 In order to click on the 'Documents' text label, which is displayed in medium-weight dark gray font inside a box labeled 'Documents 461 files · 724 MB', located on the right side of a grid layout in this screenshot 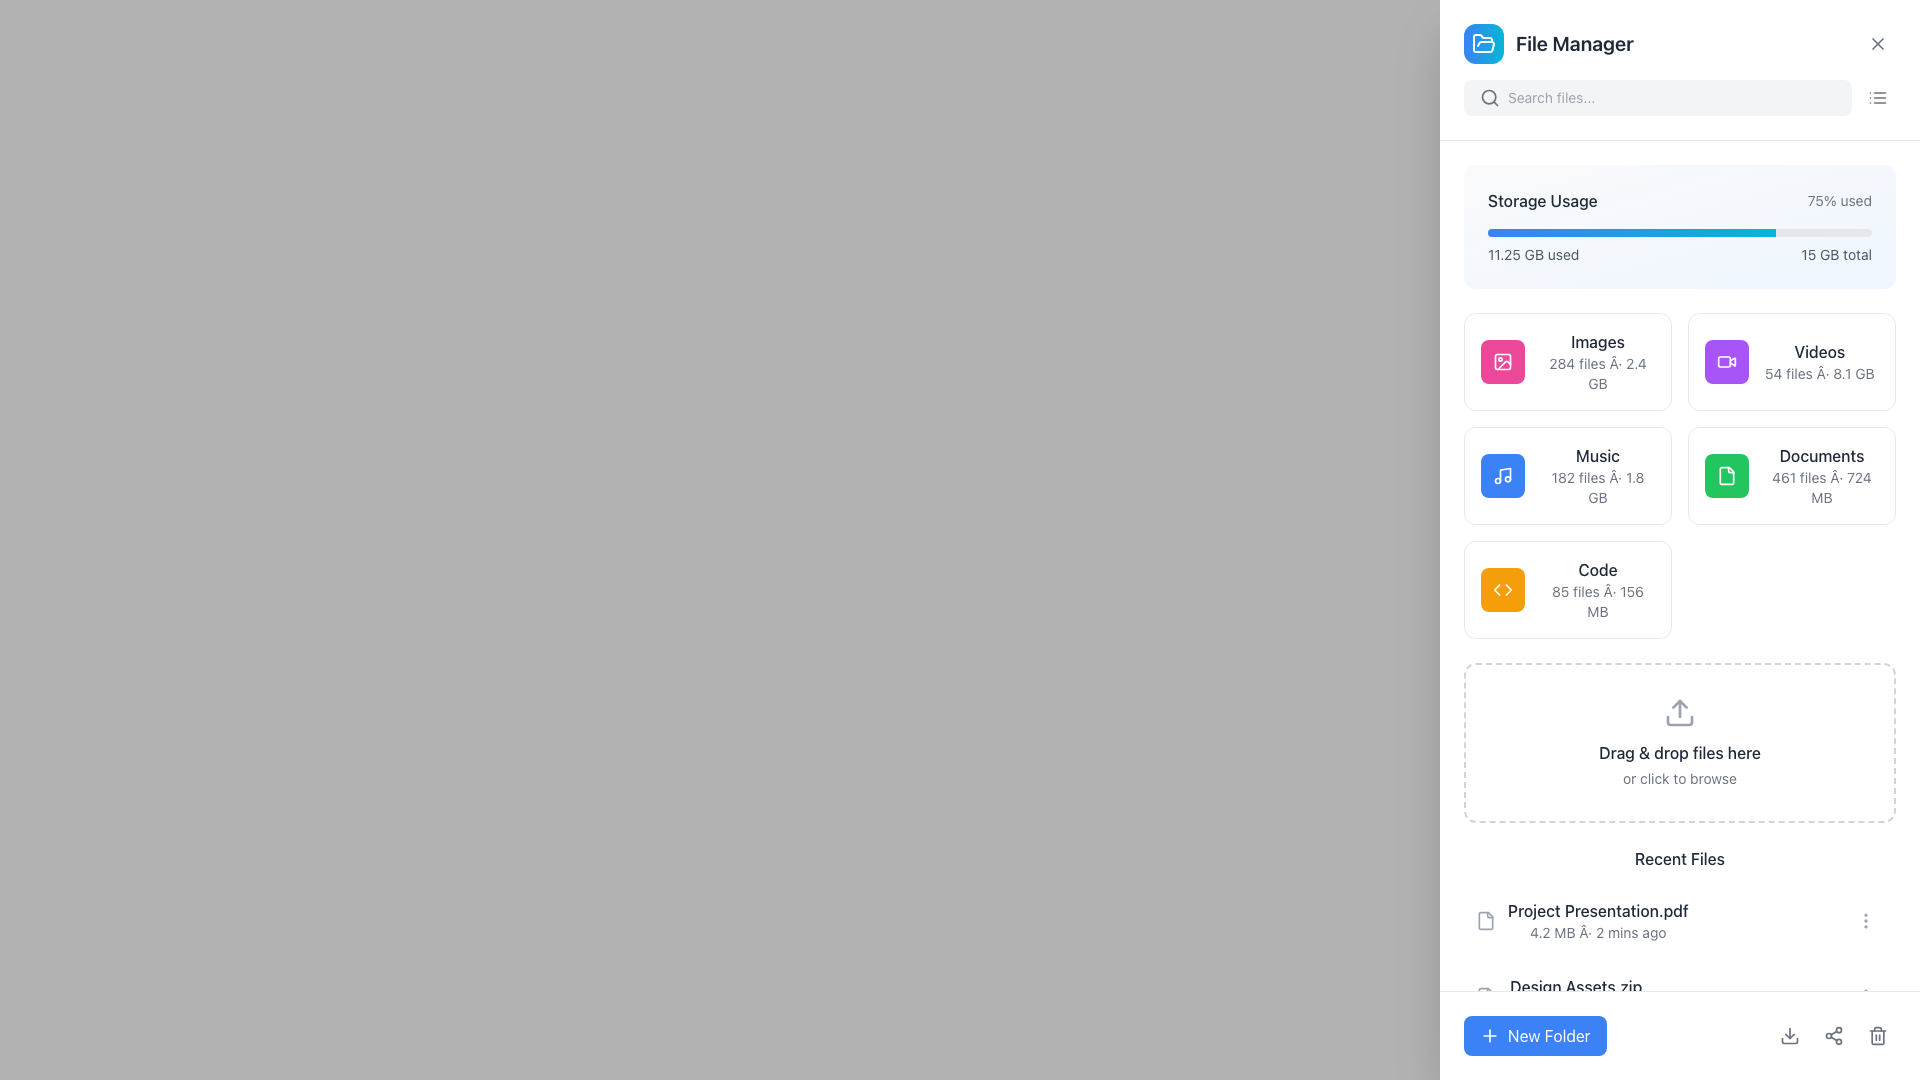, I will do `click(1822, 455)`.